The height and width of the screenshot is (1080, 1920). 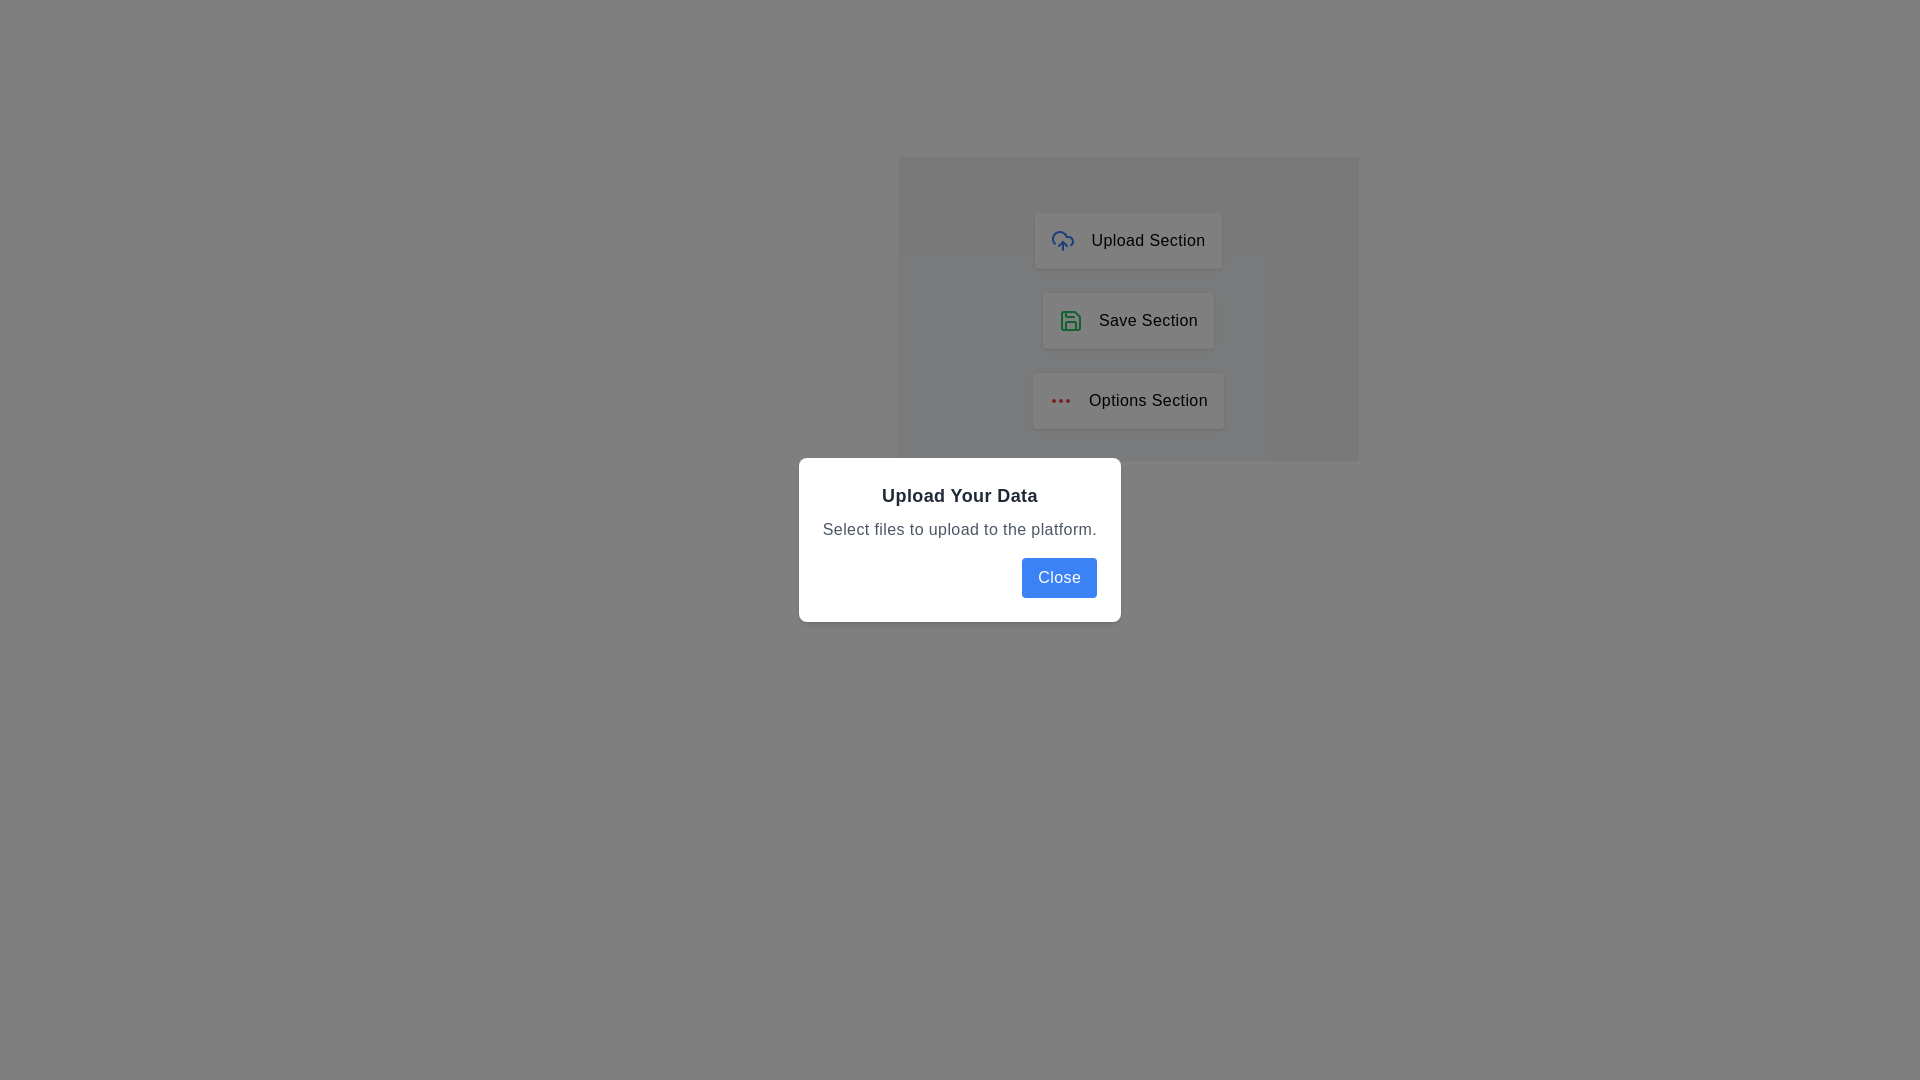 I want to click on the Text Label that serves as the title of the dialog box, positioned at the top-center of the white, rectangular dialog with rounded corners, so click(x=960, y=495).